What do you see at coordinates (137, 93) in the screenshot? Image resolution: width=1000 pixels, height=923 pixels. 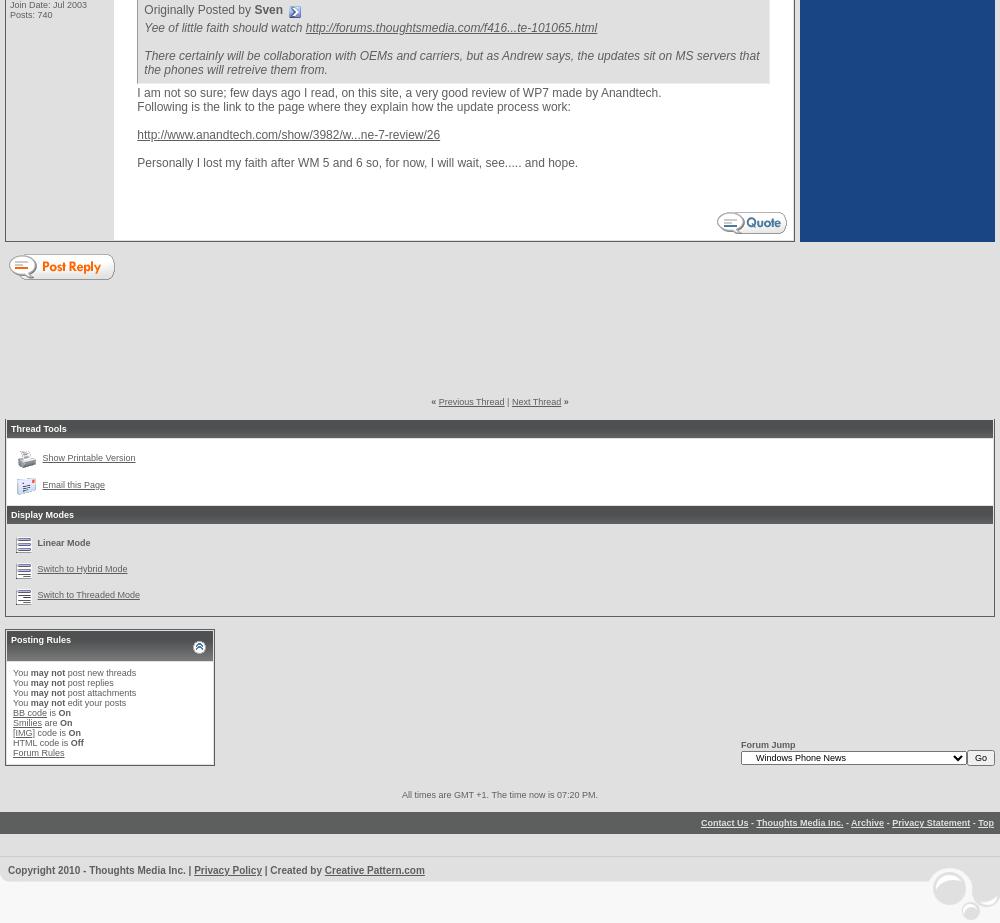 I see `'I am not so sure; few days ago I read, on this site, a very good review of WP7 made by Anandtech.'` at bounding box center [137, 93].